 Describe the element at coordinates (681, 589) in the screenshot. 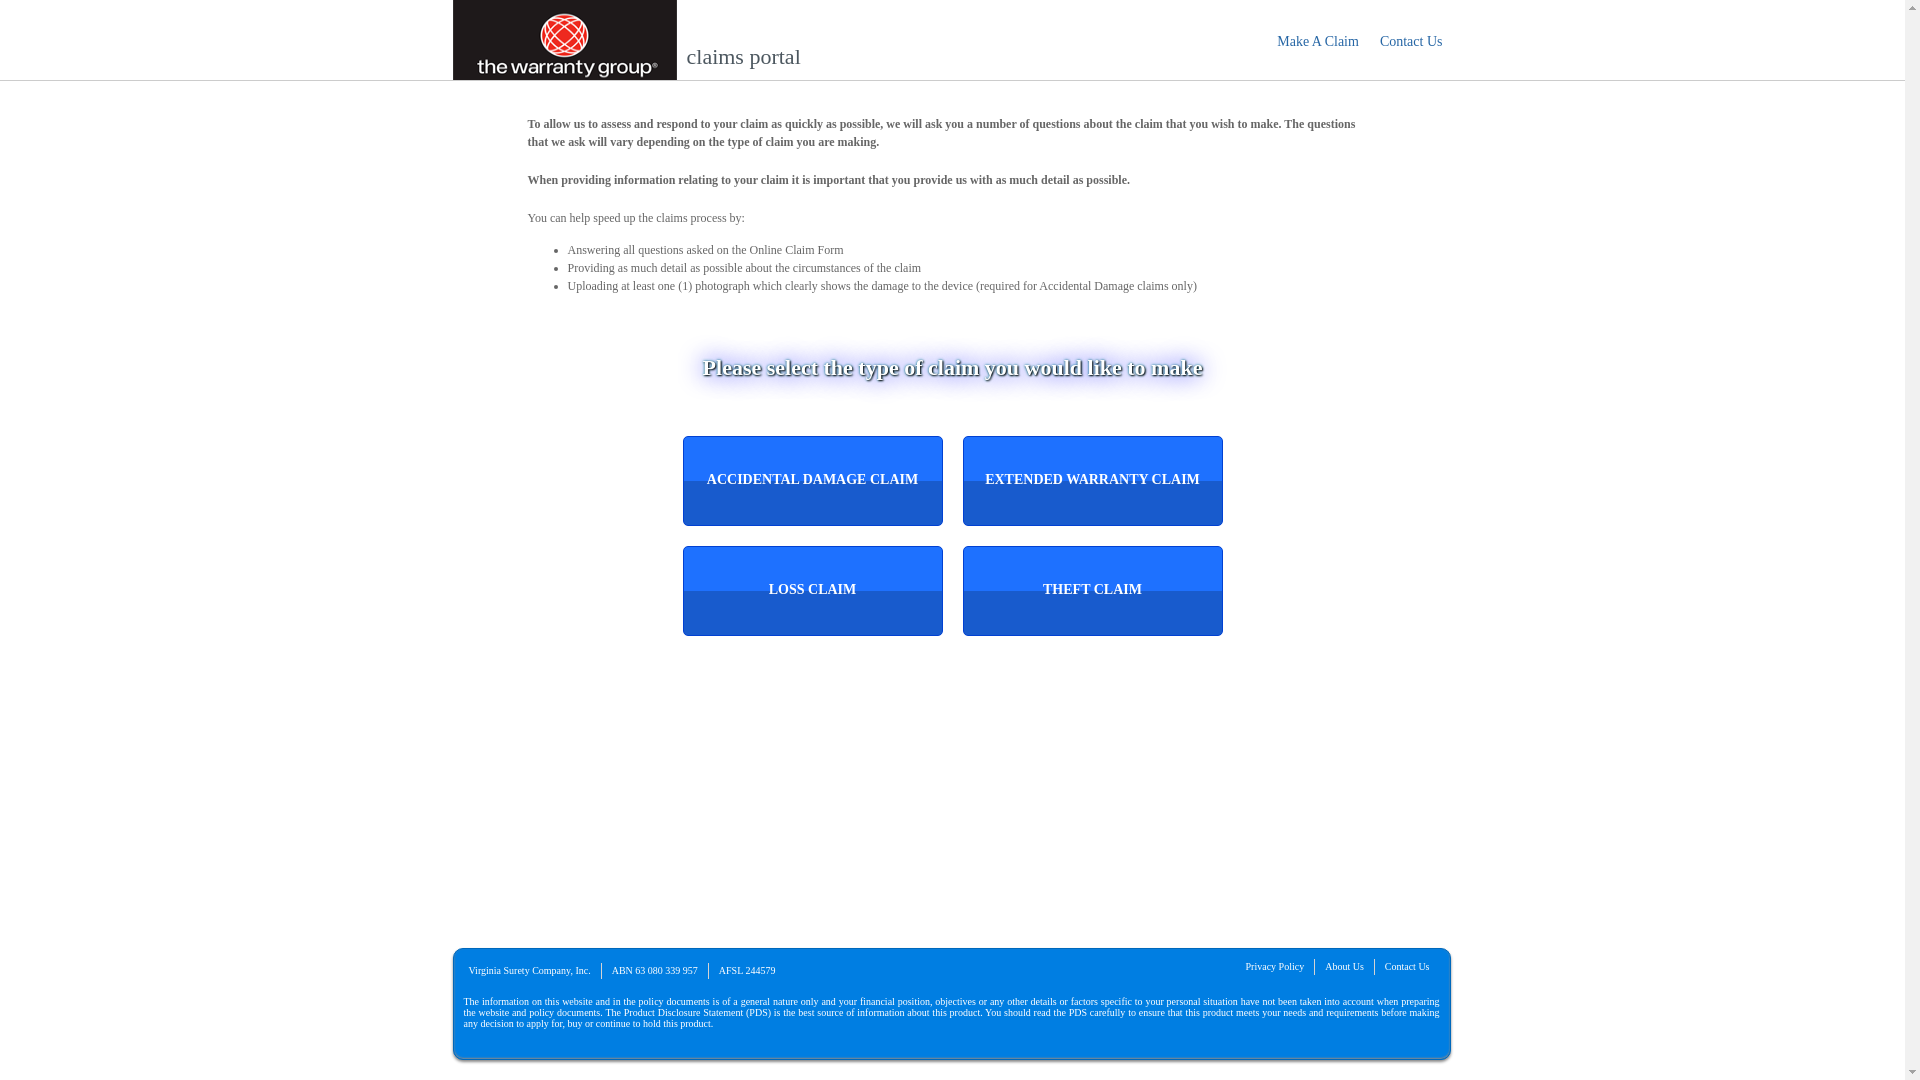

I see `'Loss Claim'` at that location.